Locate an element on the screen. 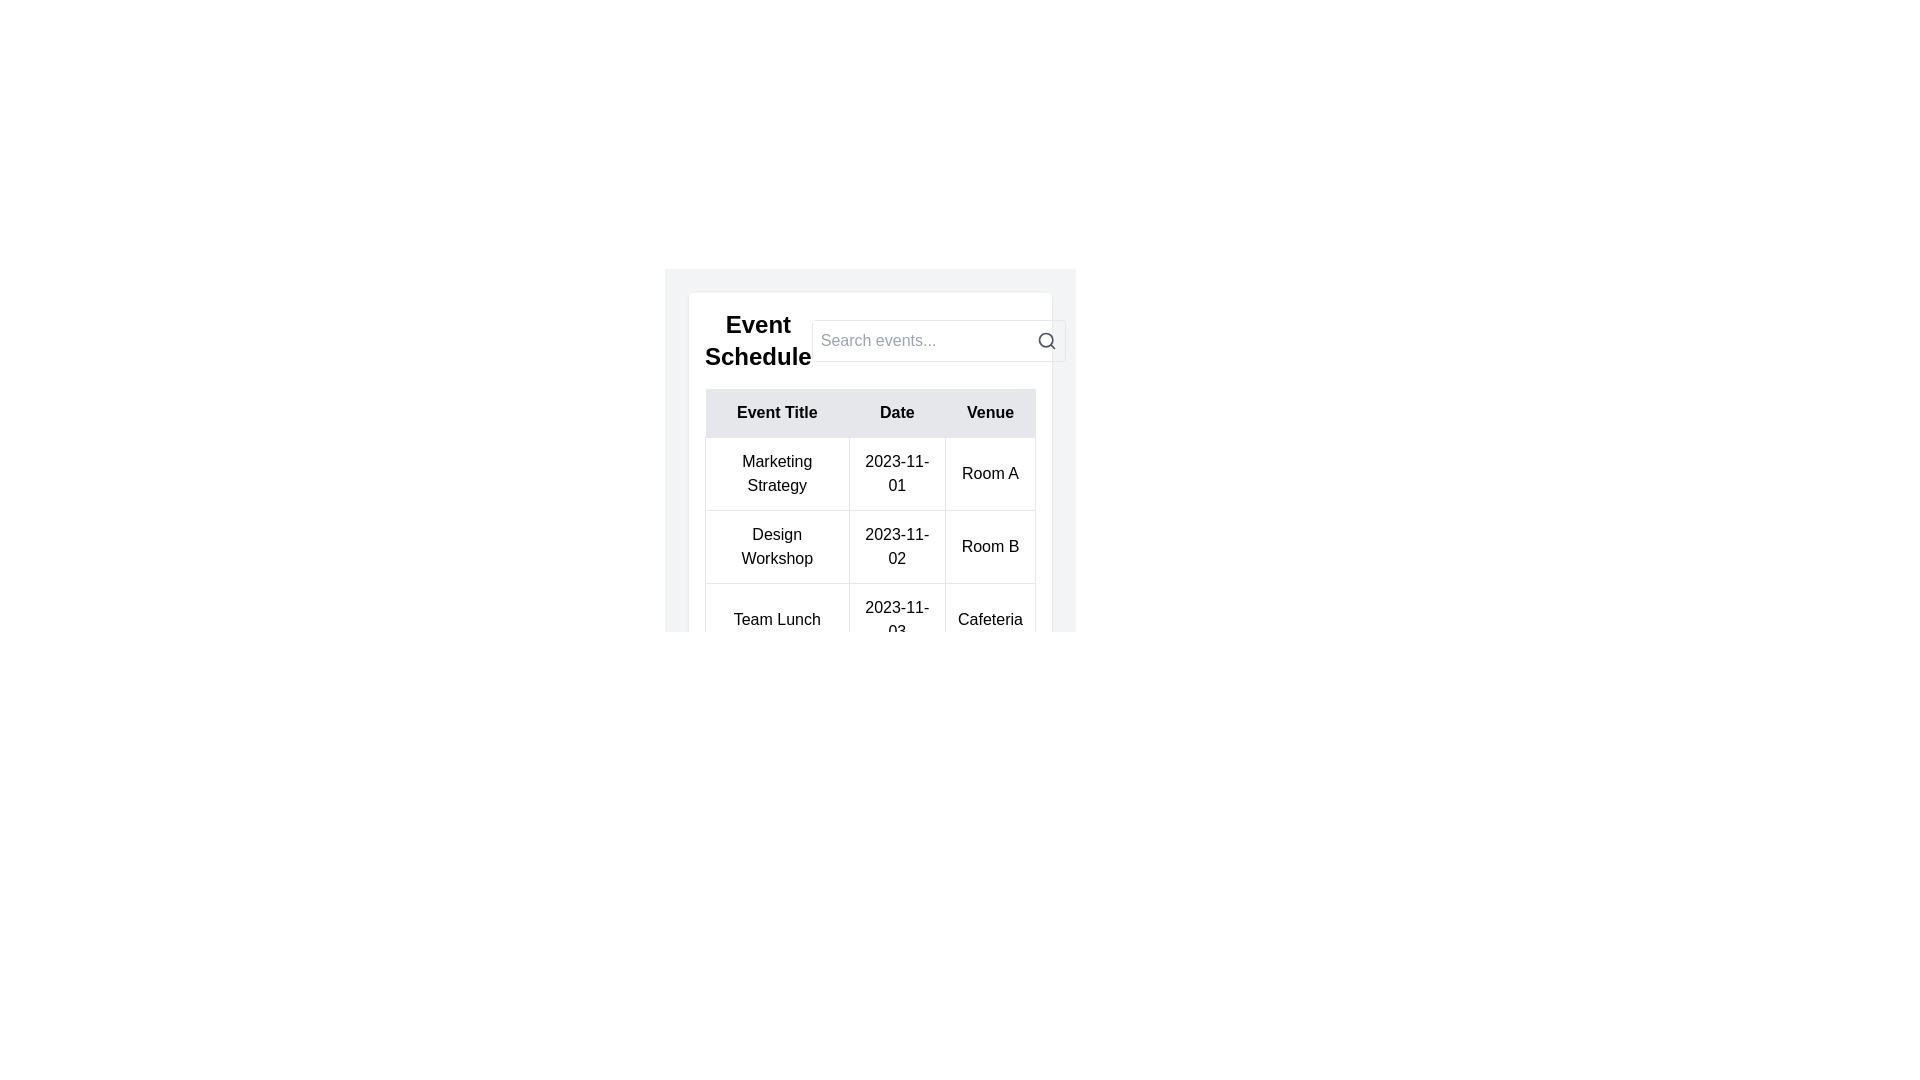 Image resolution: width=1920 pixels, height=1080 pixels. the title text label of the event in the first column of the third row of the 'Event Schedule' table is located at coordinates (776, 619).